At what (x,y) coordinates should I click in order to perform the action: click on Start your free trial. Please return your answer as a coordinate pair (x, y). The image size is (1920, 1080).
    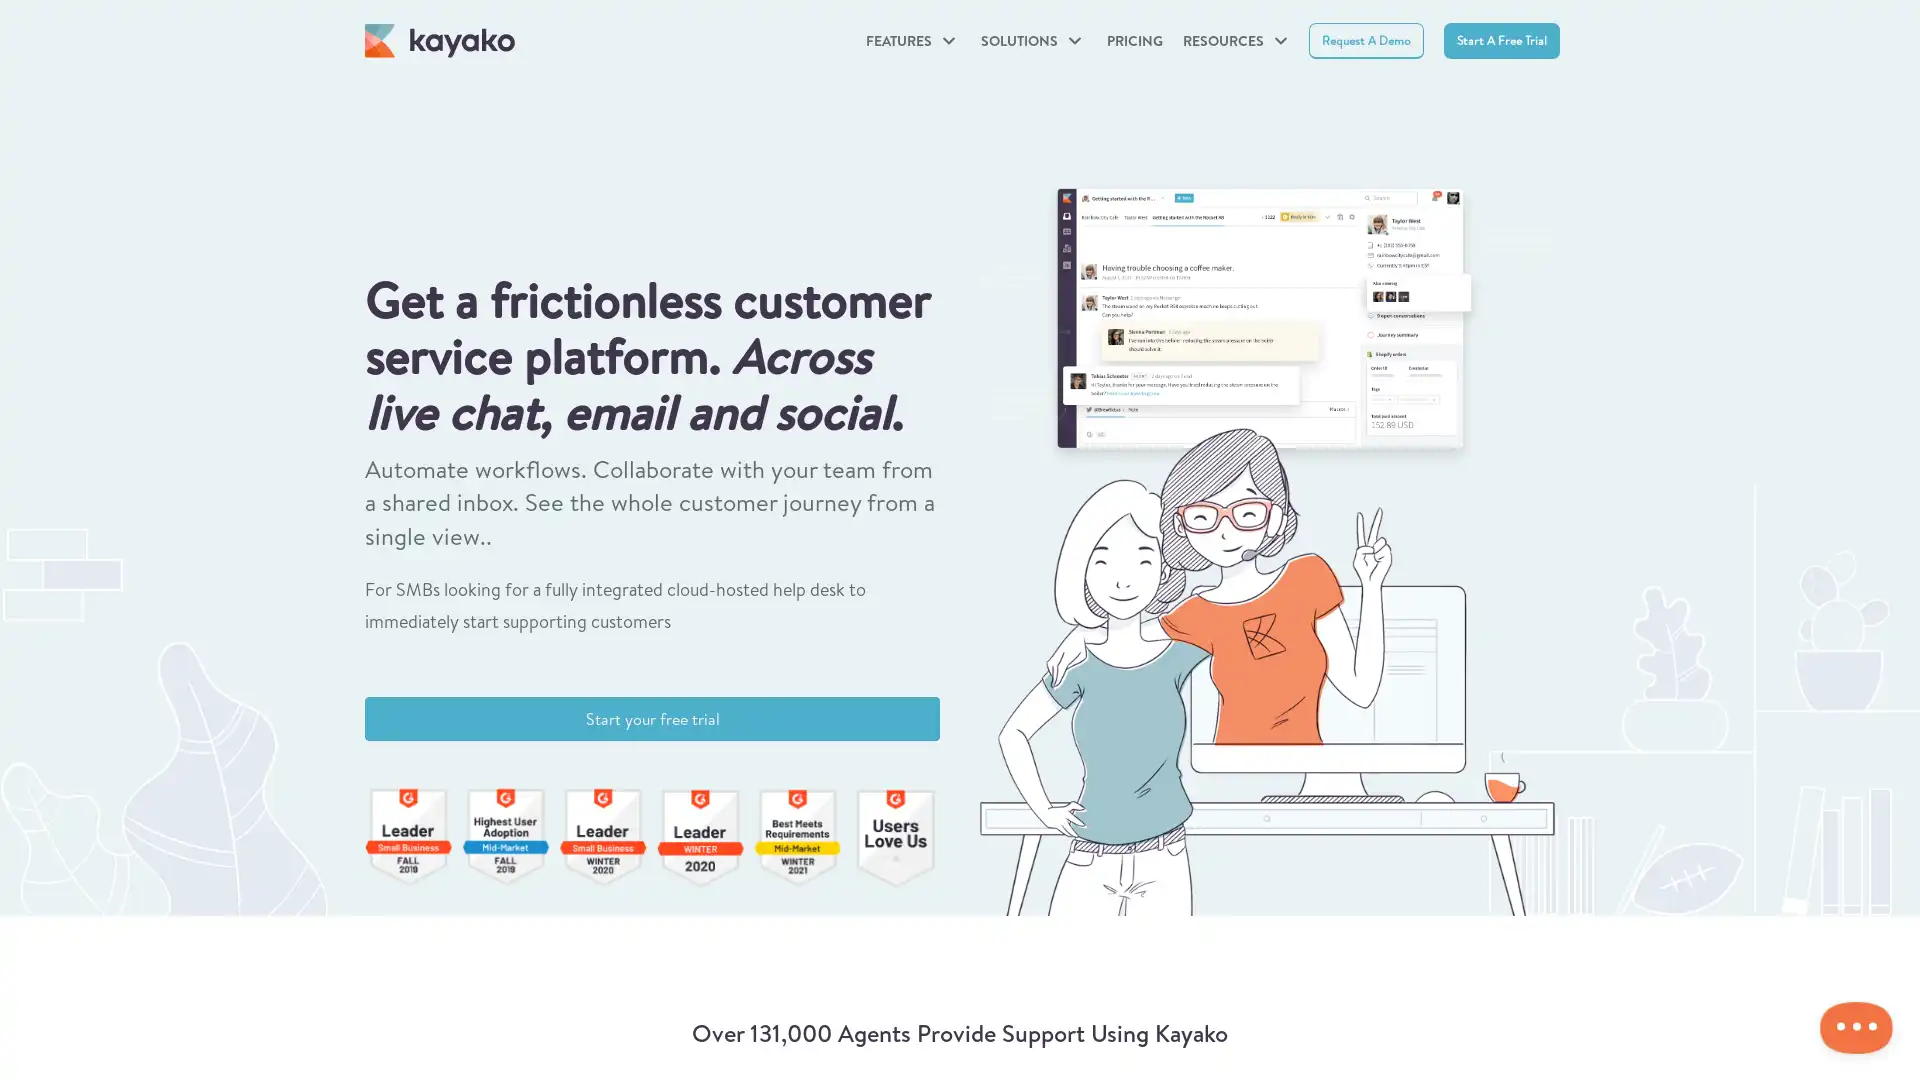
    Looking at the image, I should click on (652, 717).